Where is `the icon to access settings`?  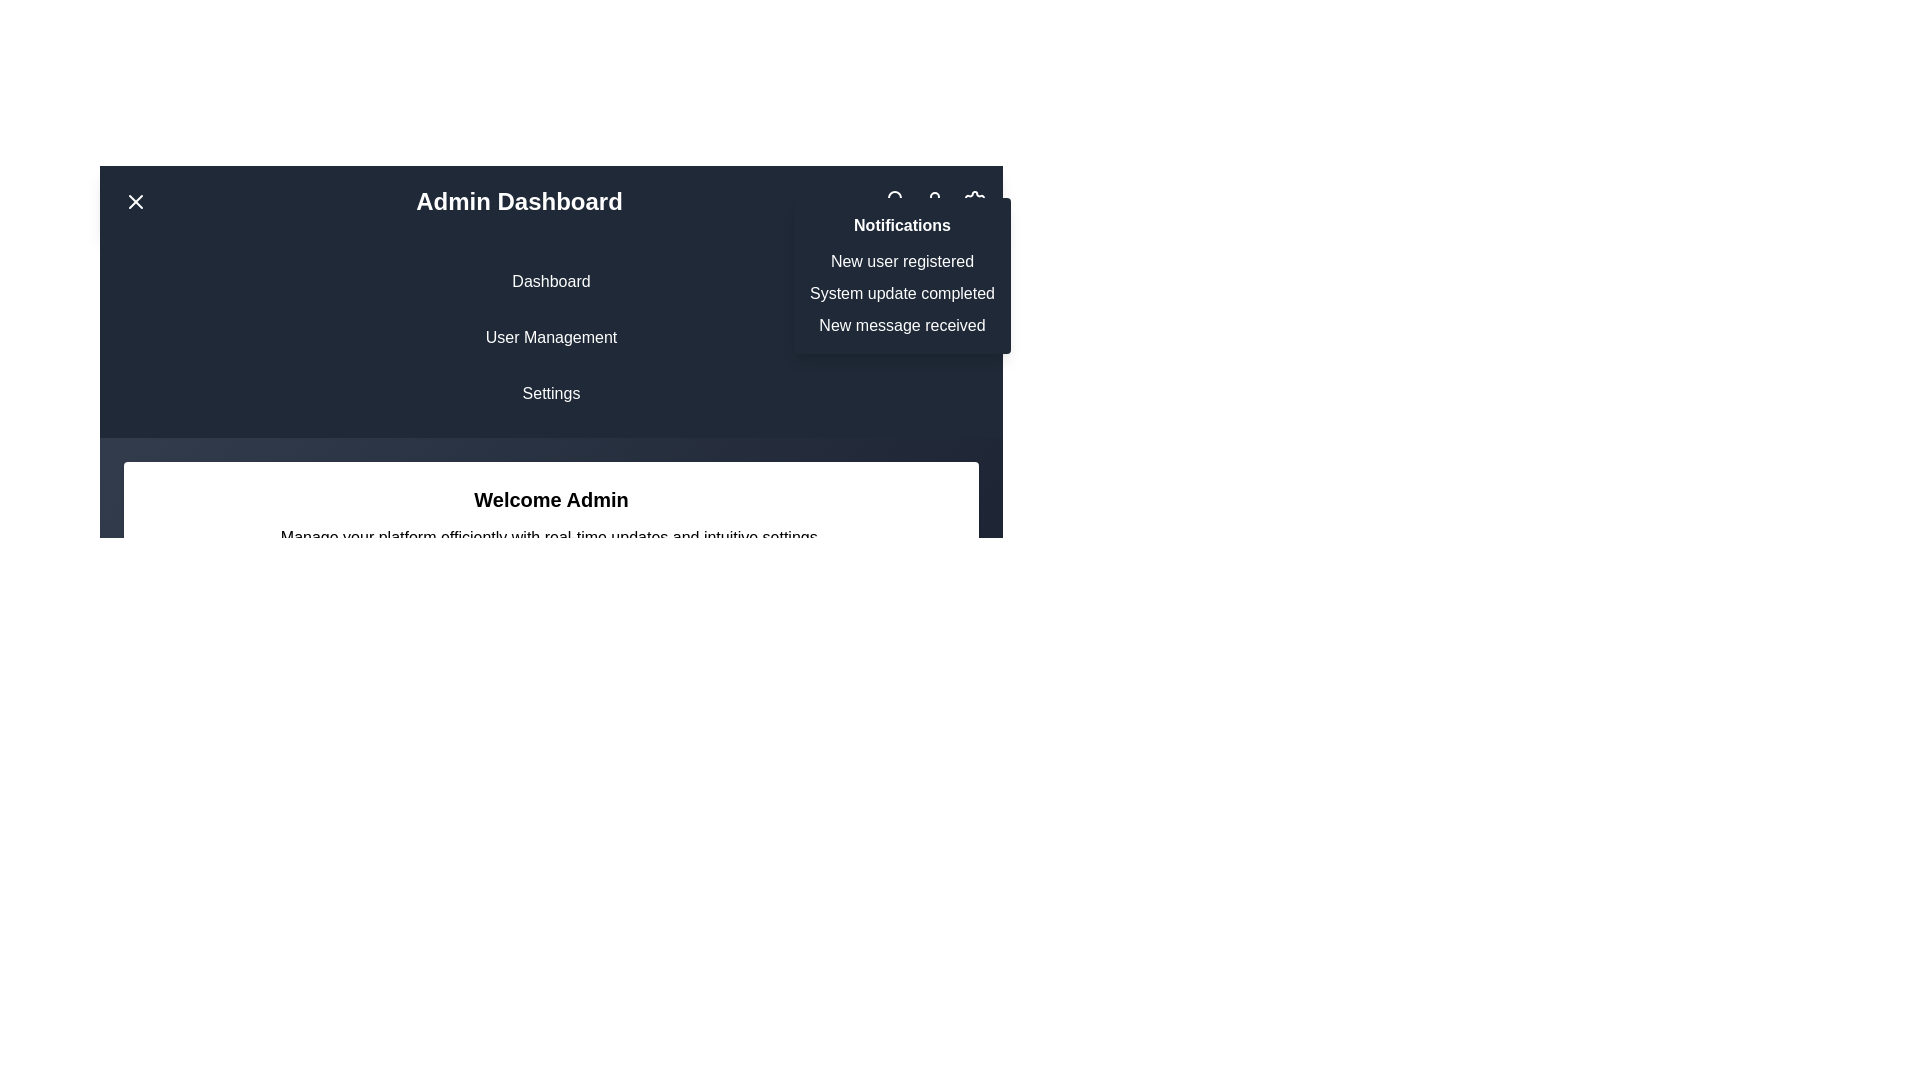
the icon to access settings is located at coordinates (974, 201).